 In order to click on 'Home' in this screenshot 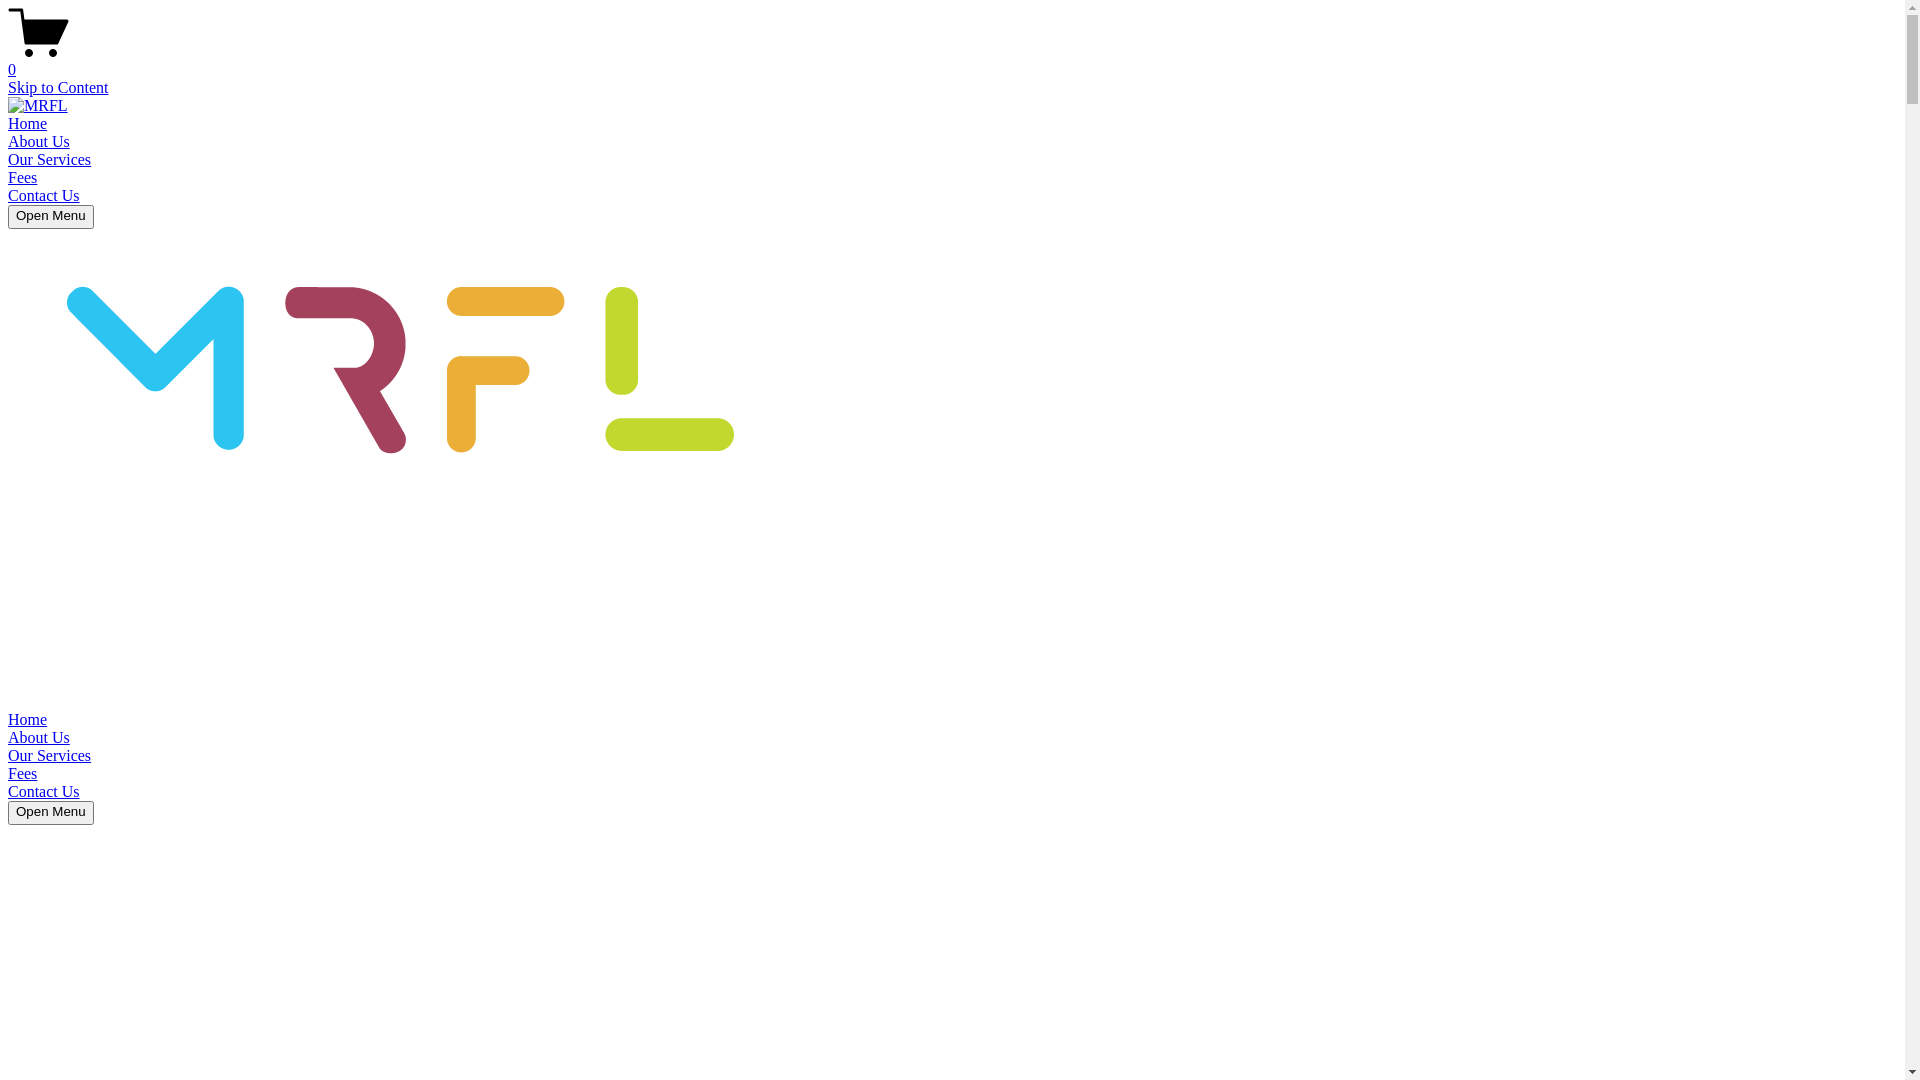, I will do `click(27, 123)`.